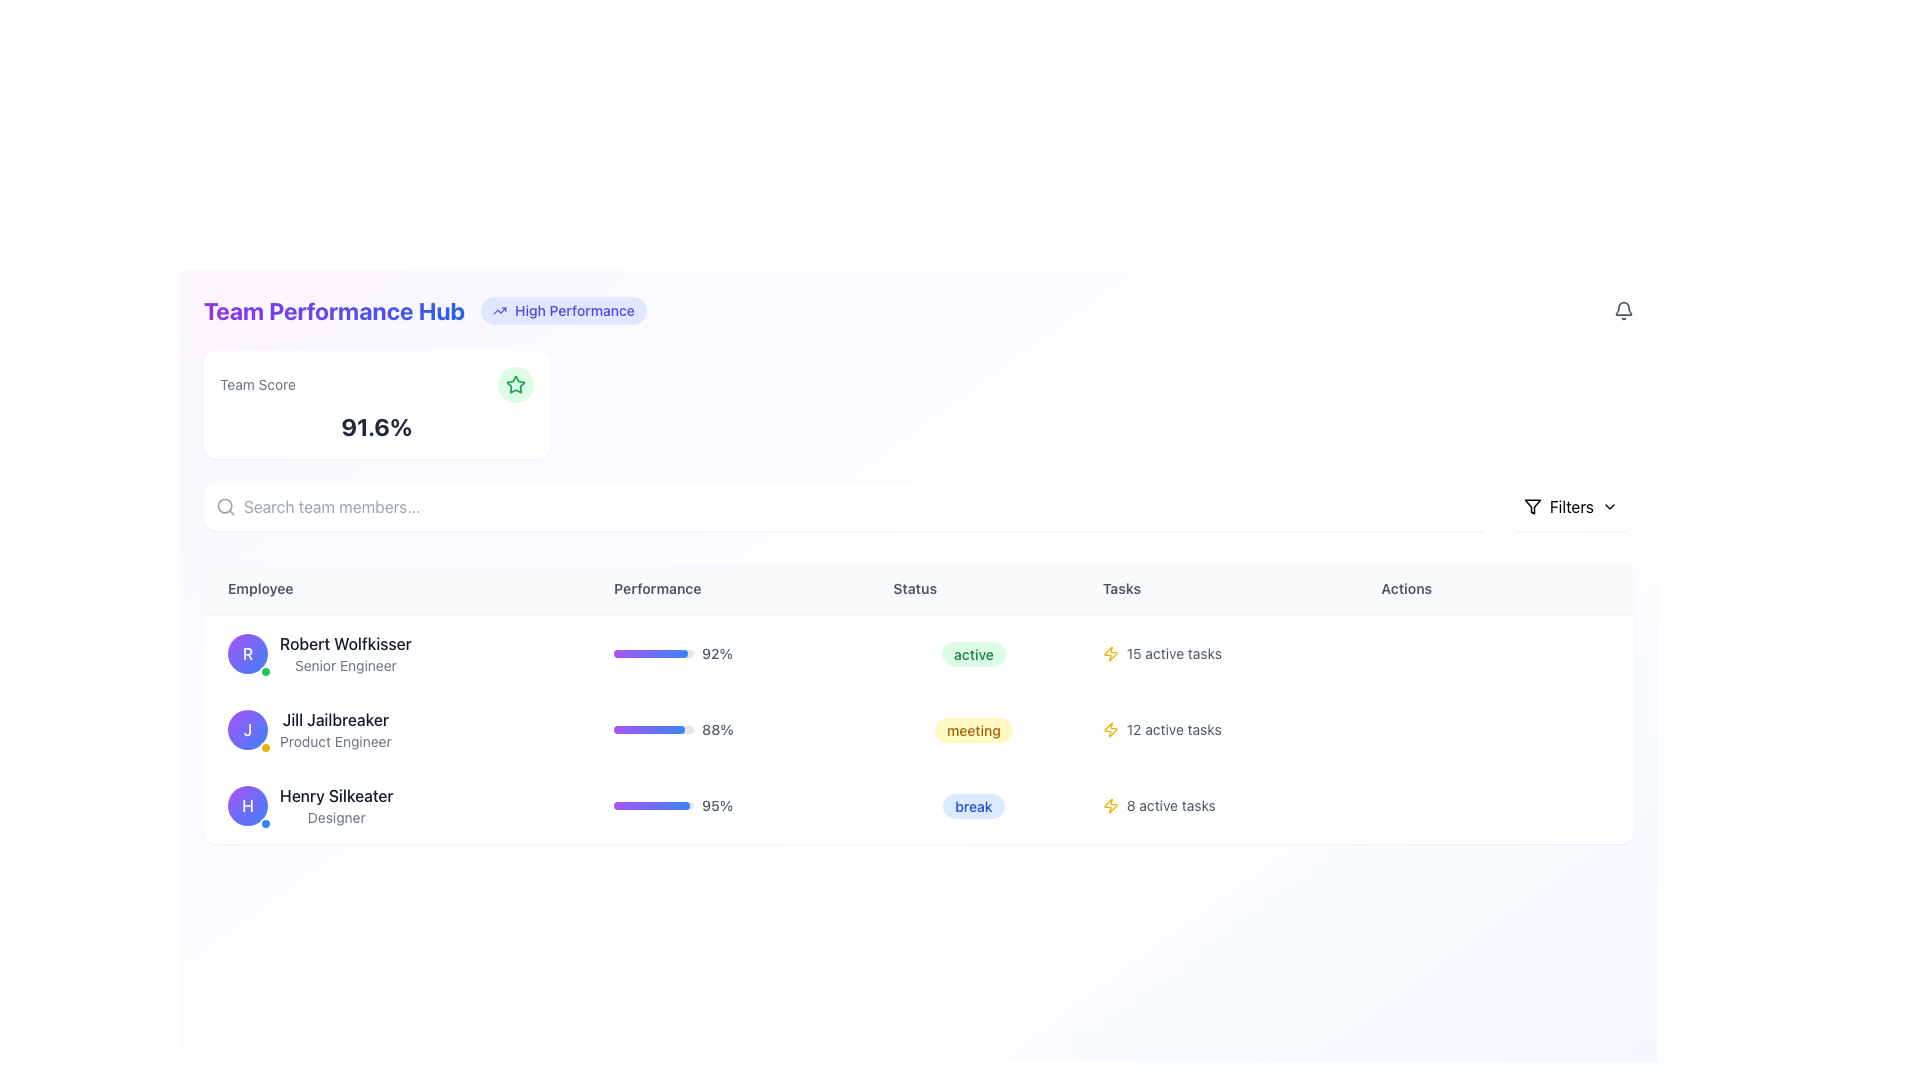  I want to click on the activity icon indicating '15 active tasks' located in the 'Tasks' column of the table, which is the first icon in its group, so click(1109, 654).